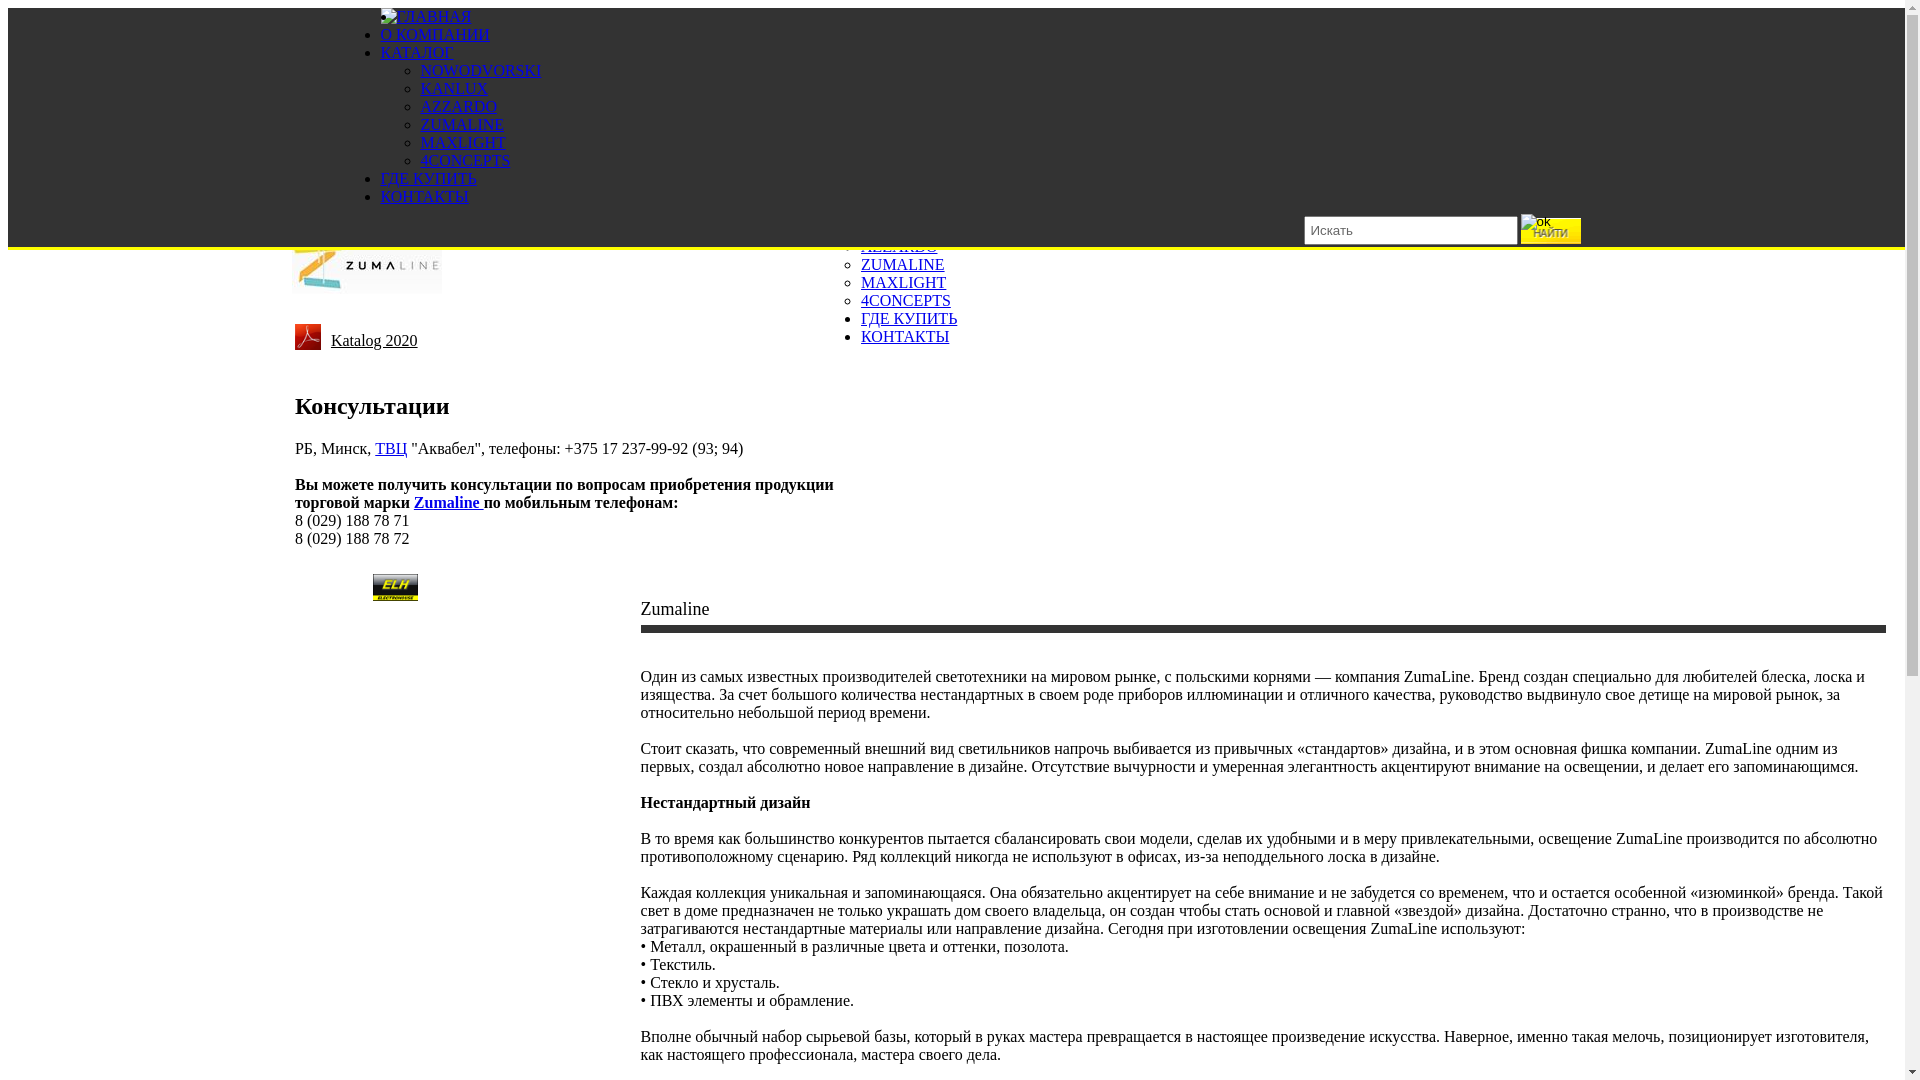 The height and width of the screenshot is (1080, 1920). Describe the element at coordinates (897, 245) in the screenshot. I see `'AZZARDO'` at that location.